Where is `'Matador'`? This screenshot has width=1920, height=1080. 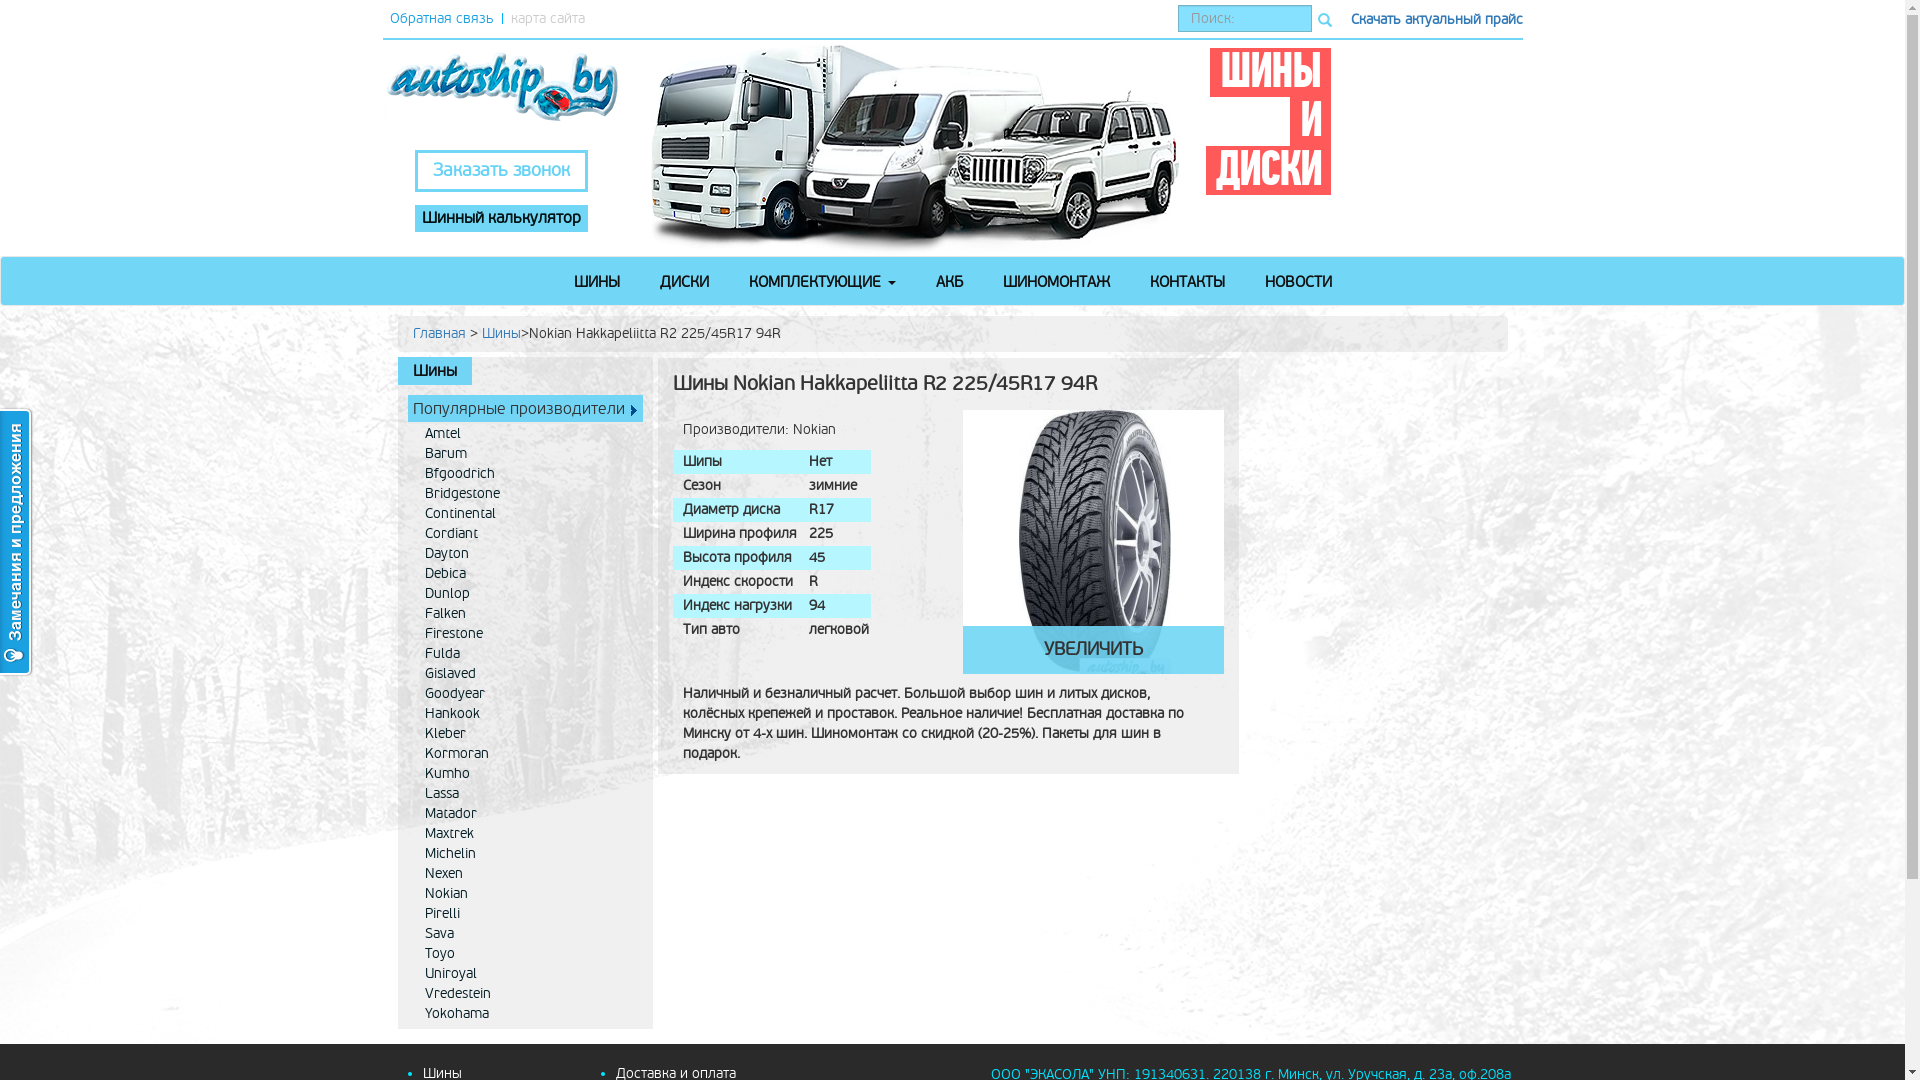
'Matador' is located at coordinates (412, 813).